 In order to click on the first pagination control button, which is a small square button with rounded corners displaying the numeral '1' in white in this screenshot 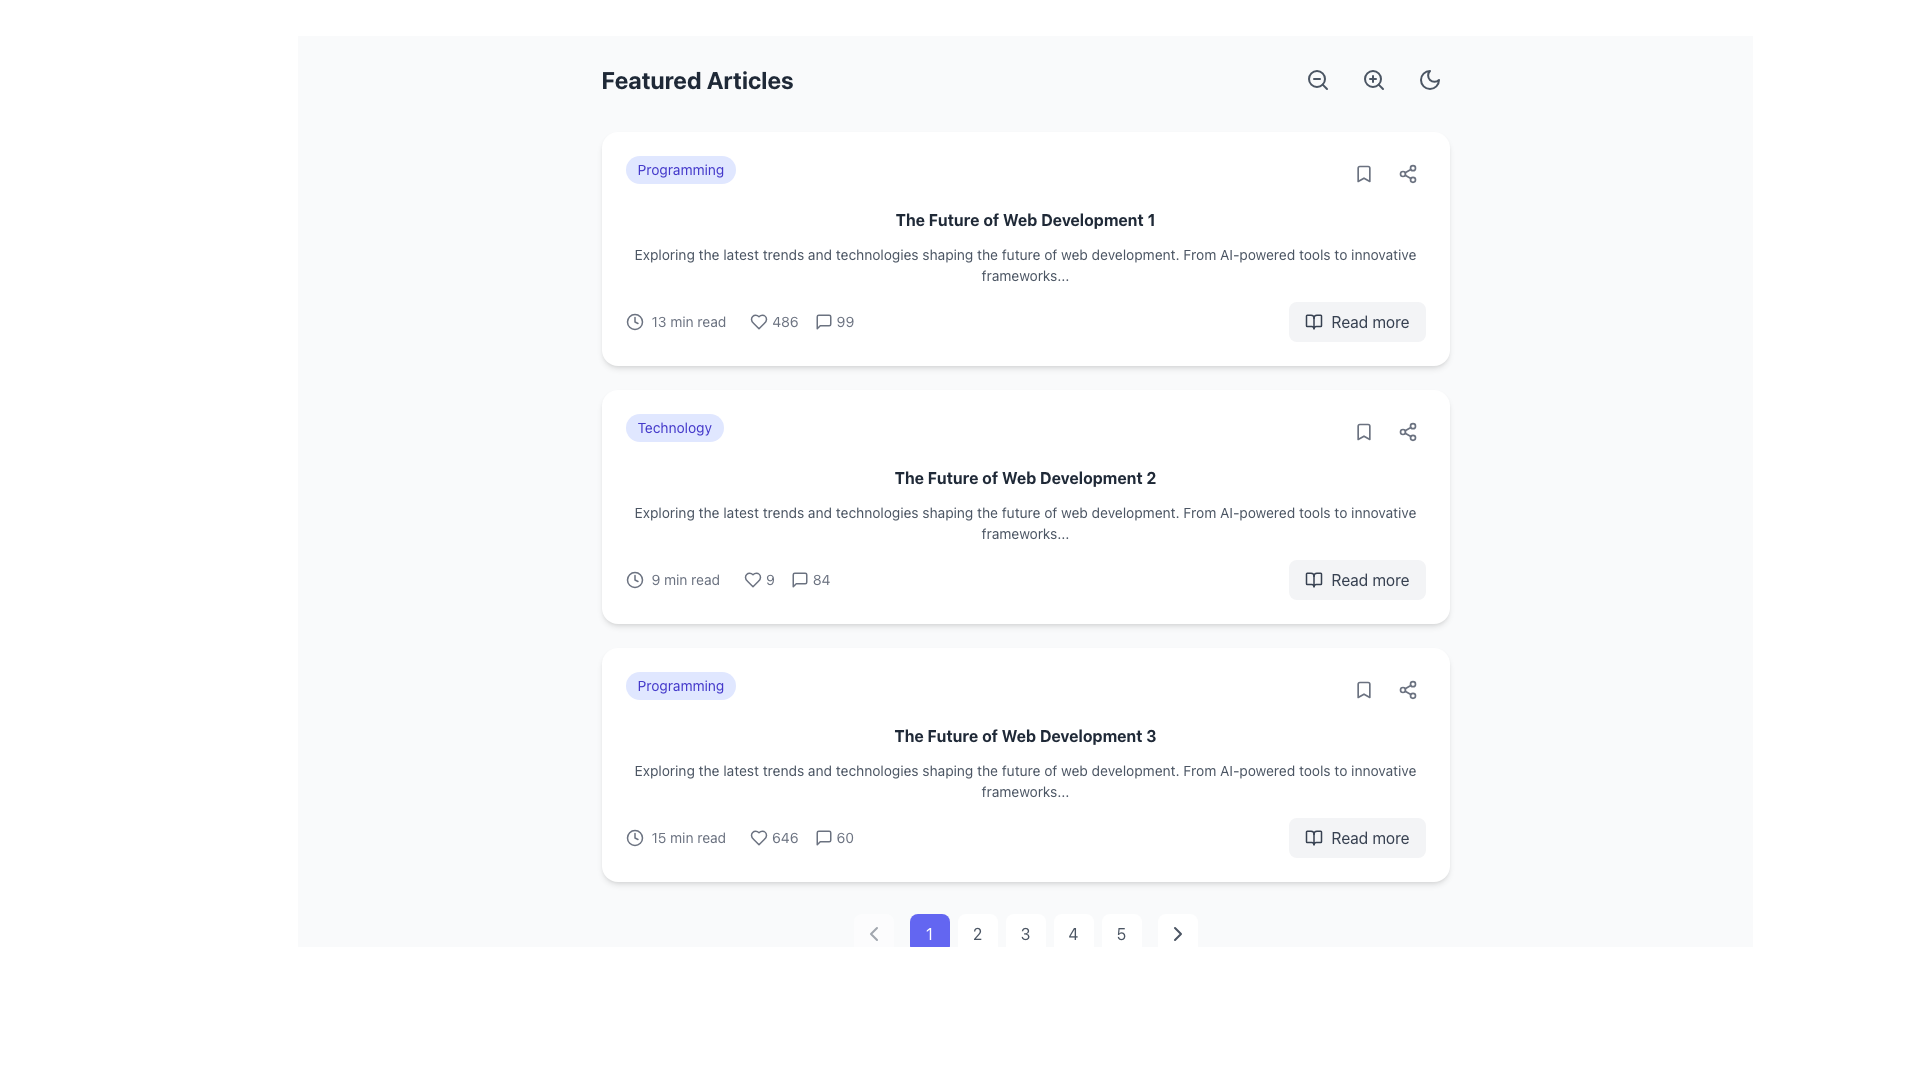, I will do `click(928, 933)`.